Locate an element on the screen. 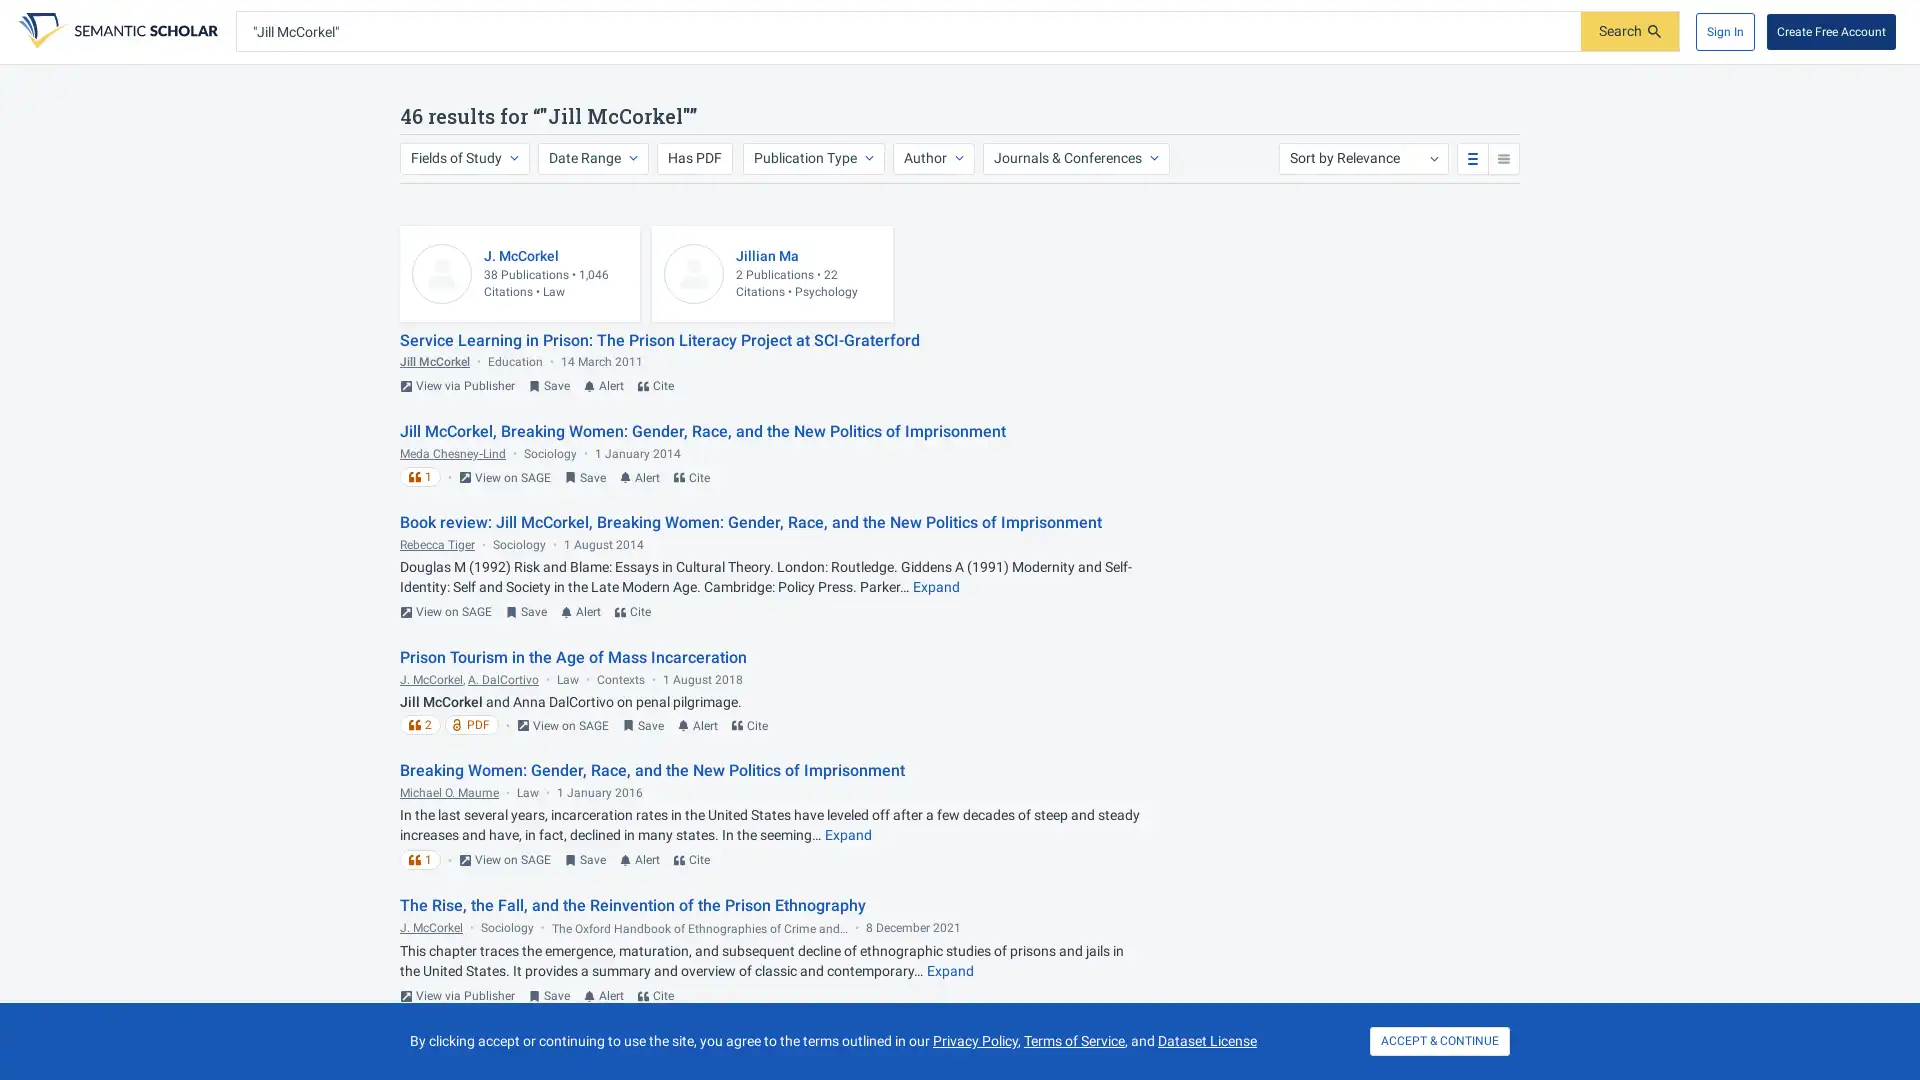 This screenshot has width=1920, height=1080. Save to Library is located at coordinates (584, 859).